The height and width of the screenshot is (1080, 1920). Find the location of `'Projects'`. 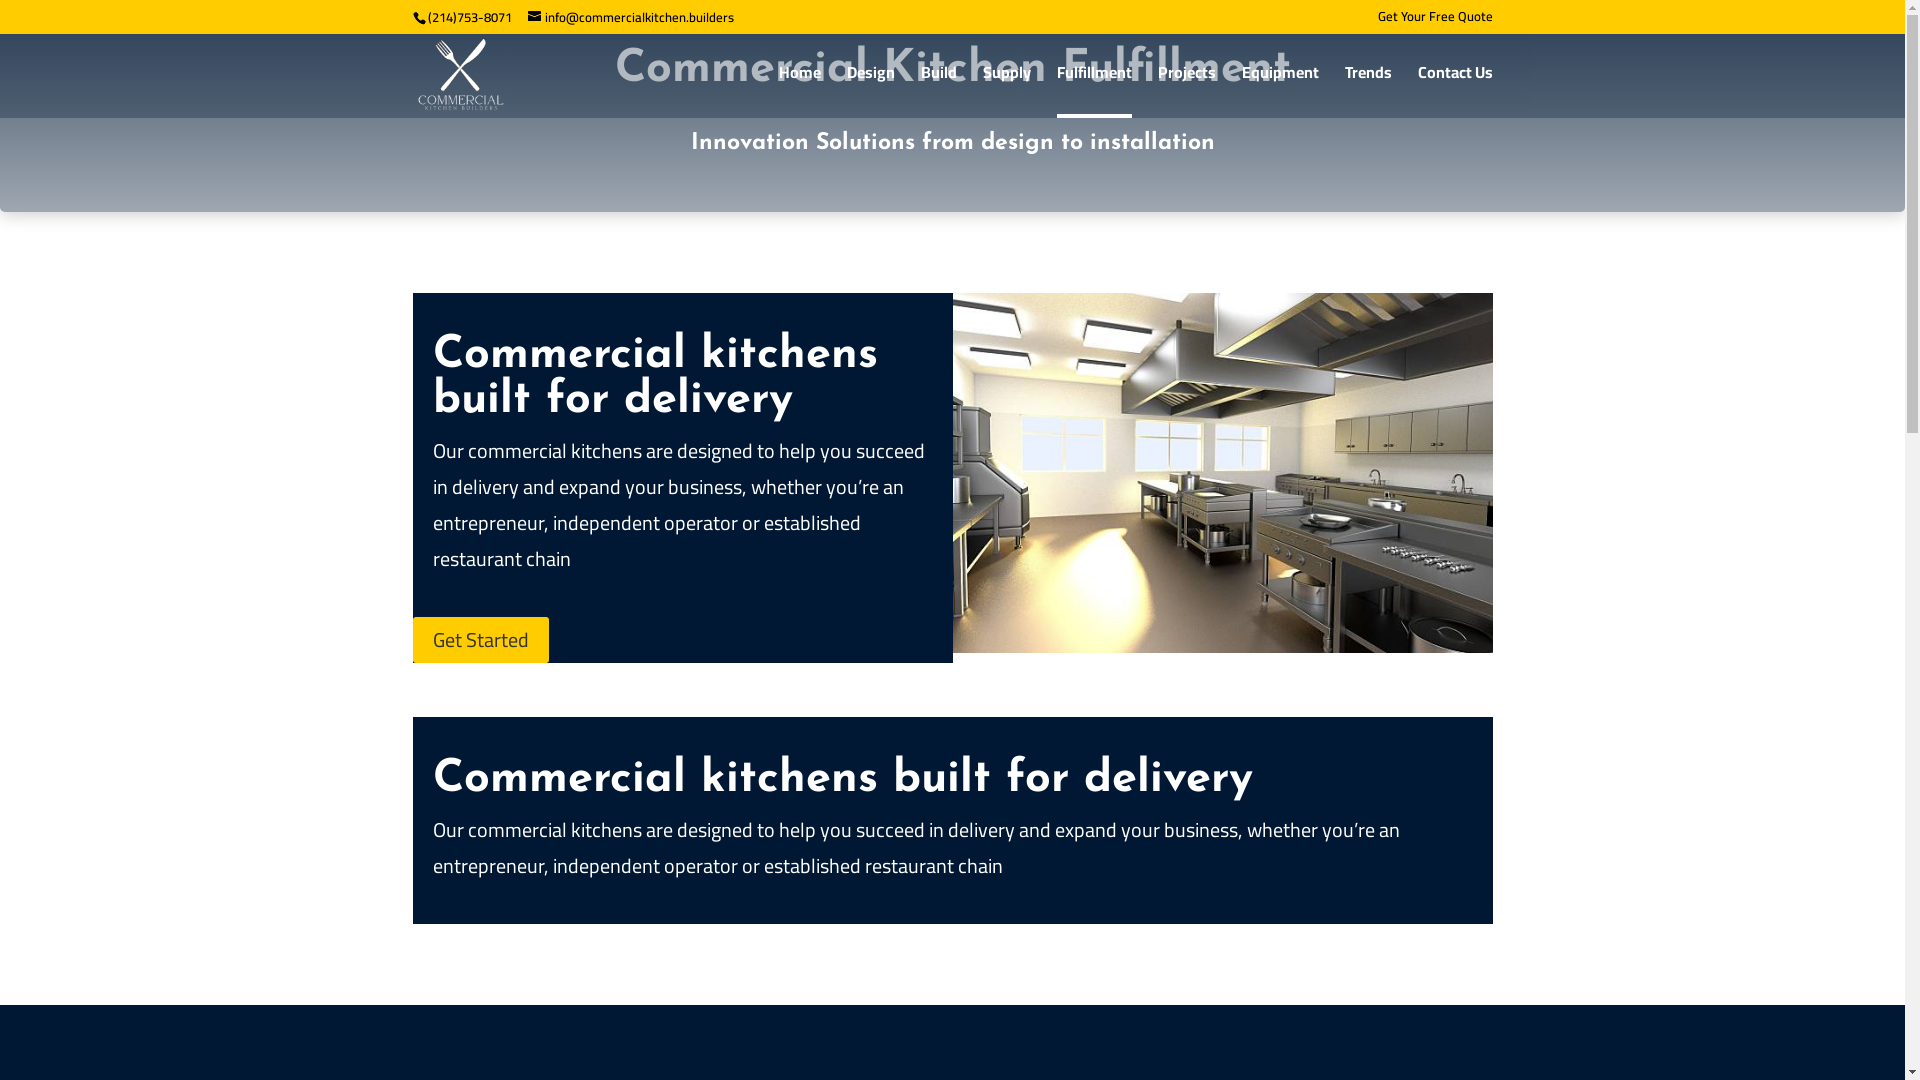

'Projects' is located at coordinates (1186, 88).